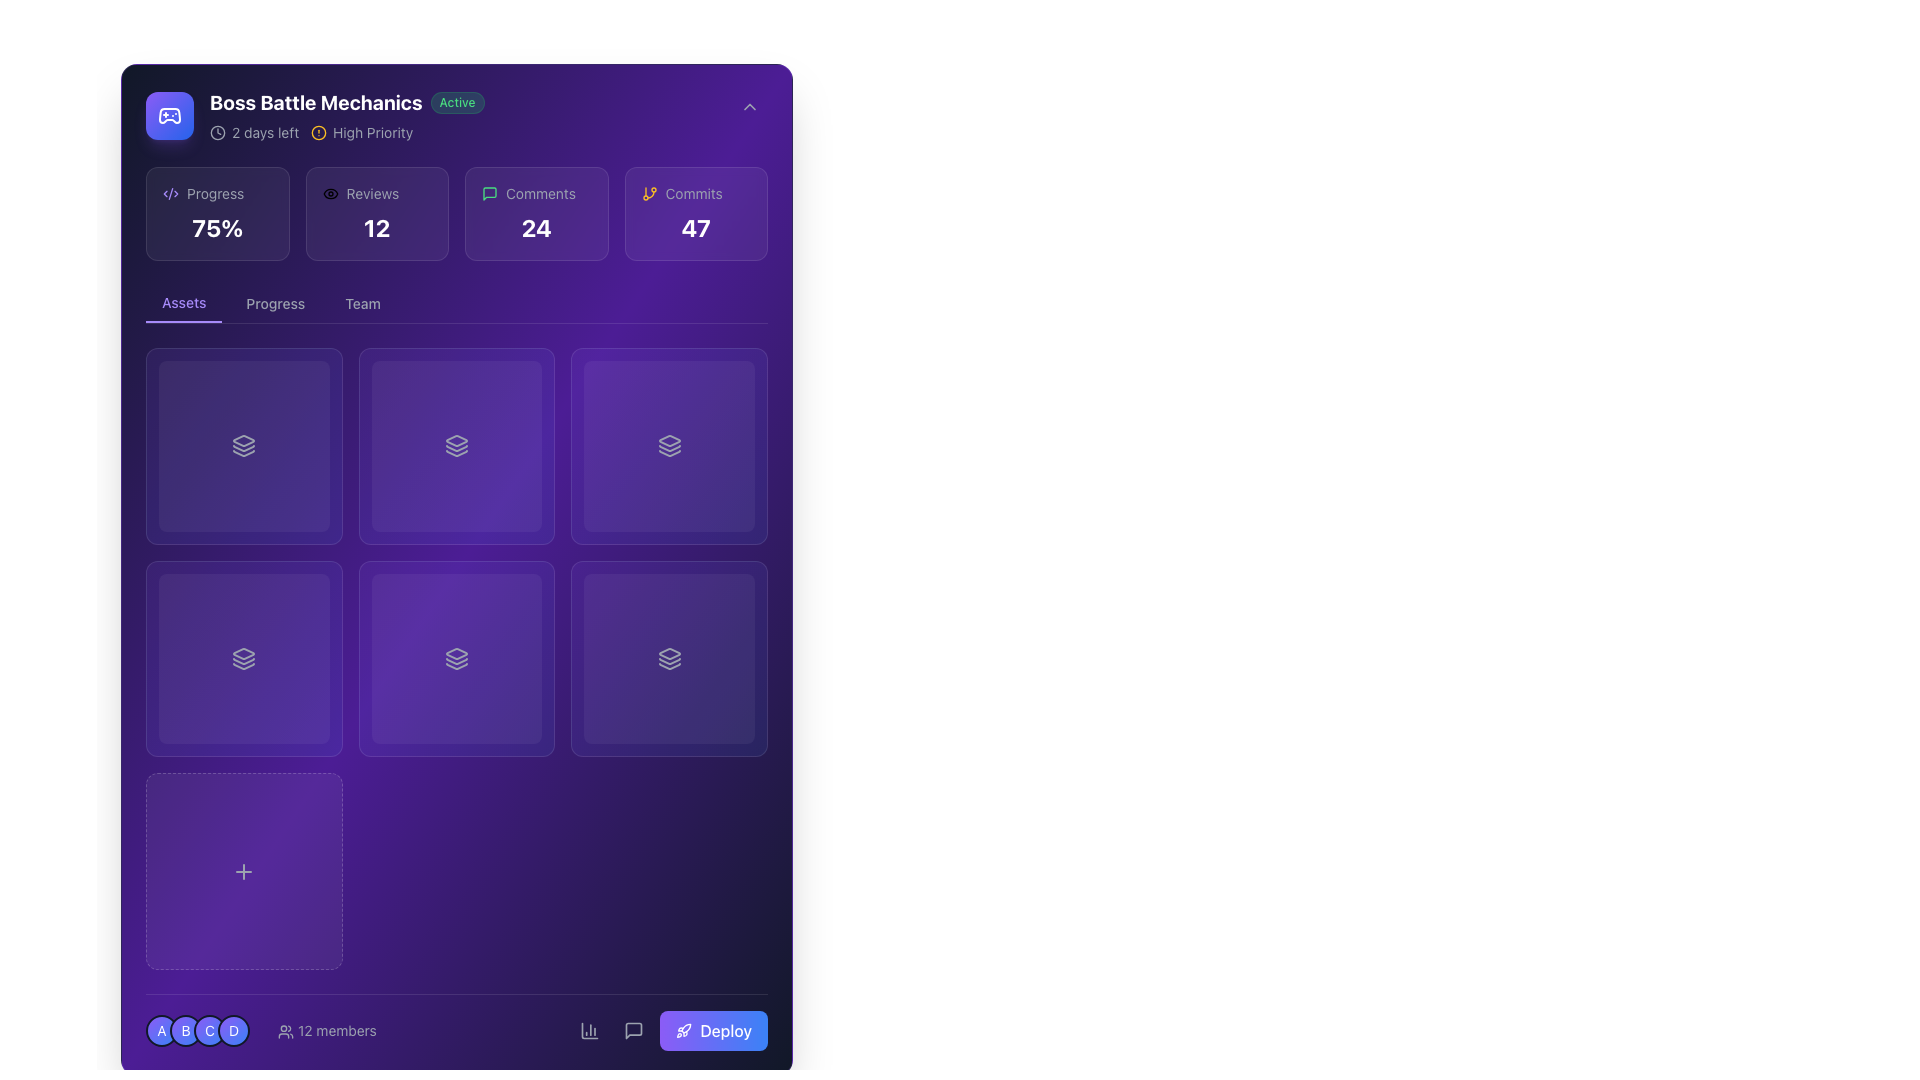 The height and width of the screenshot is (1080, 1920). What do you see at coordinates (489, 193) in the screenshot?
I see `the visual indicator icon representing the 'Comments' section, located to the left of the label text 'Comments'` at bounding box center [489, 193].